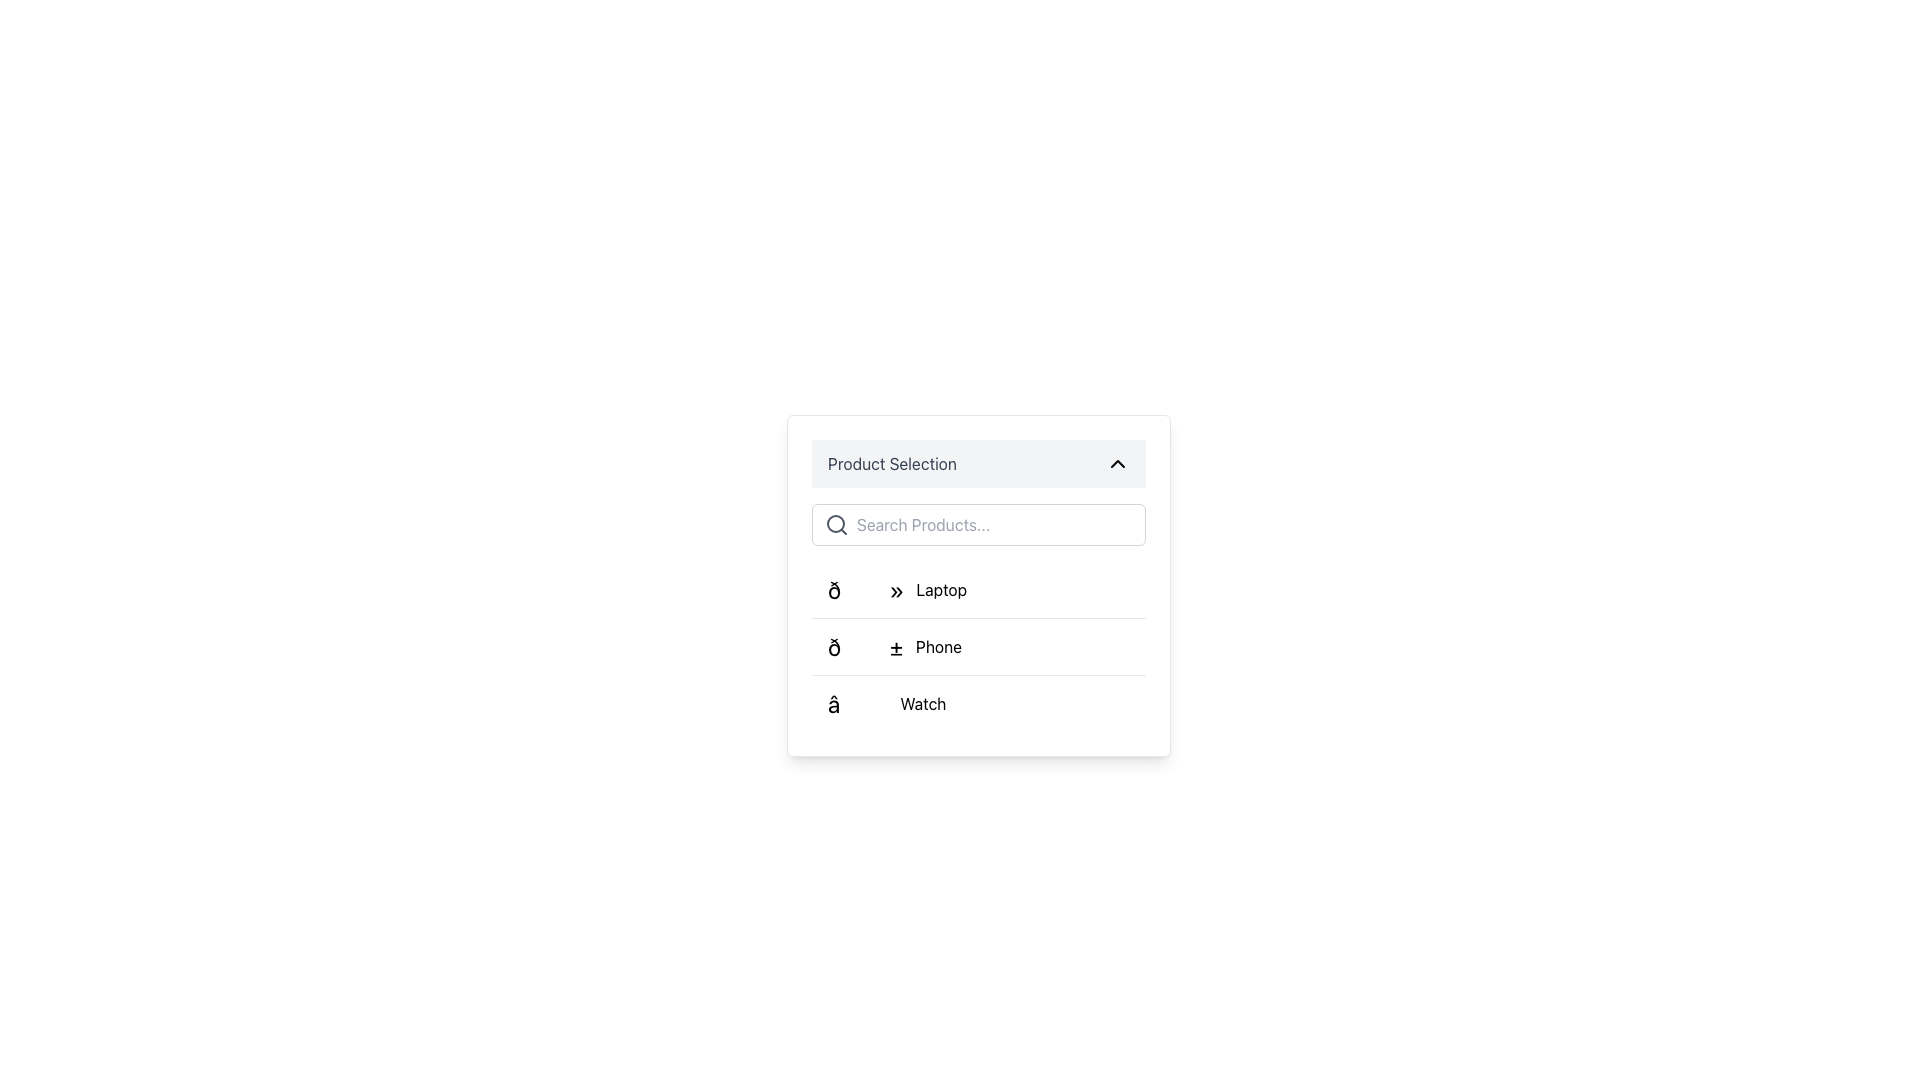  I want to click on the stylized glyph resembling an emoji or symbol located to the left of the text 'Laptop' in the dropdown-like menu, so click(866, 589).